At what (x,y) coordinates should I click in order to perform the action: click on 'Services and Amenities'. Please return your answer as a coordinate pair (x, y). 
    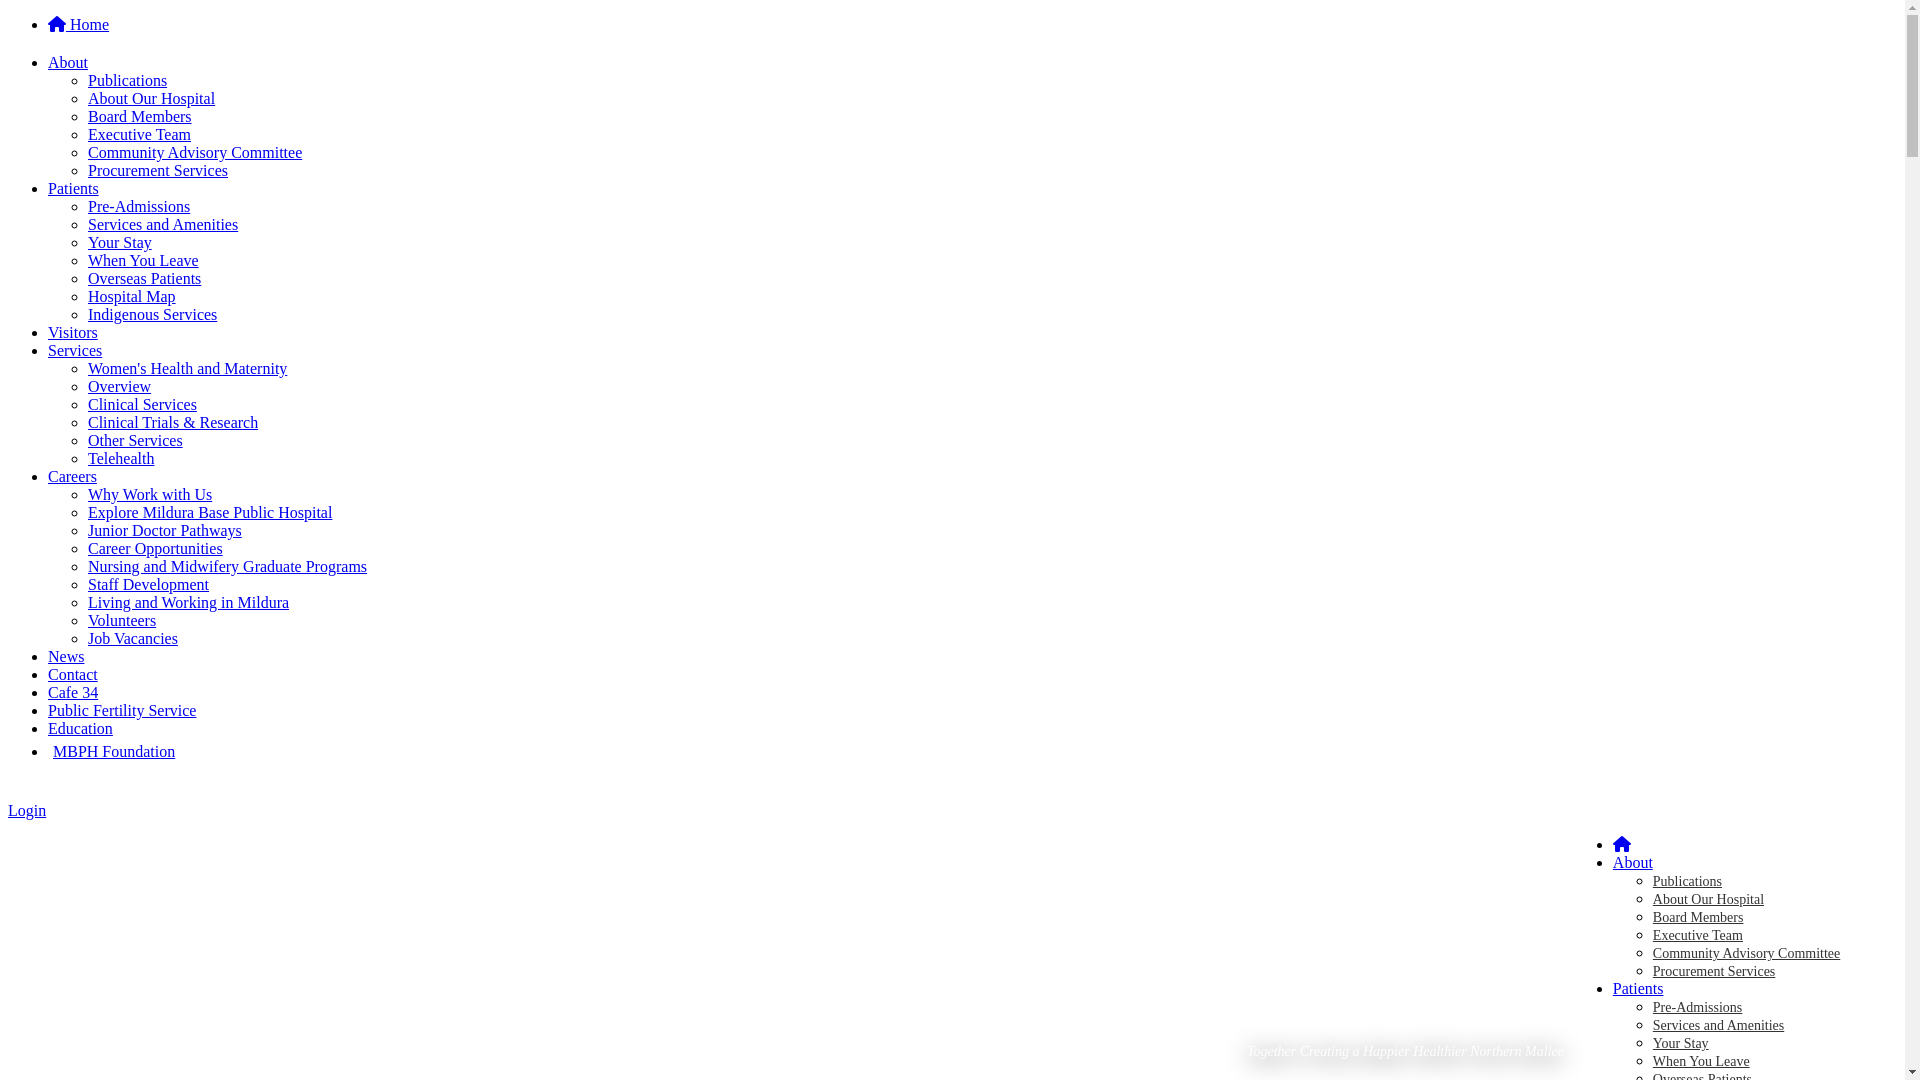
    Looking at the image, I should click on (163, 224).